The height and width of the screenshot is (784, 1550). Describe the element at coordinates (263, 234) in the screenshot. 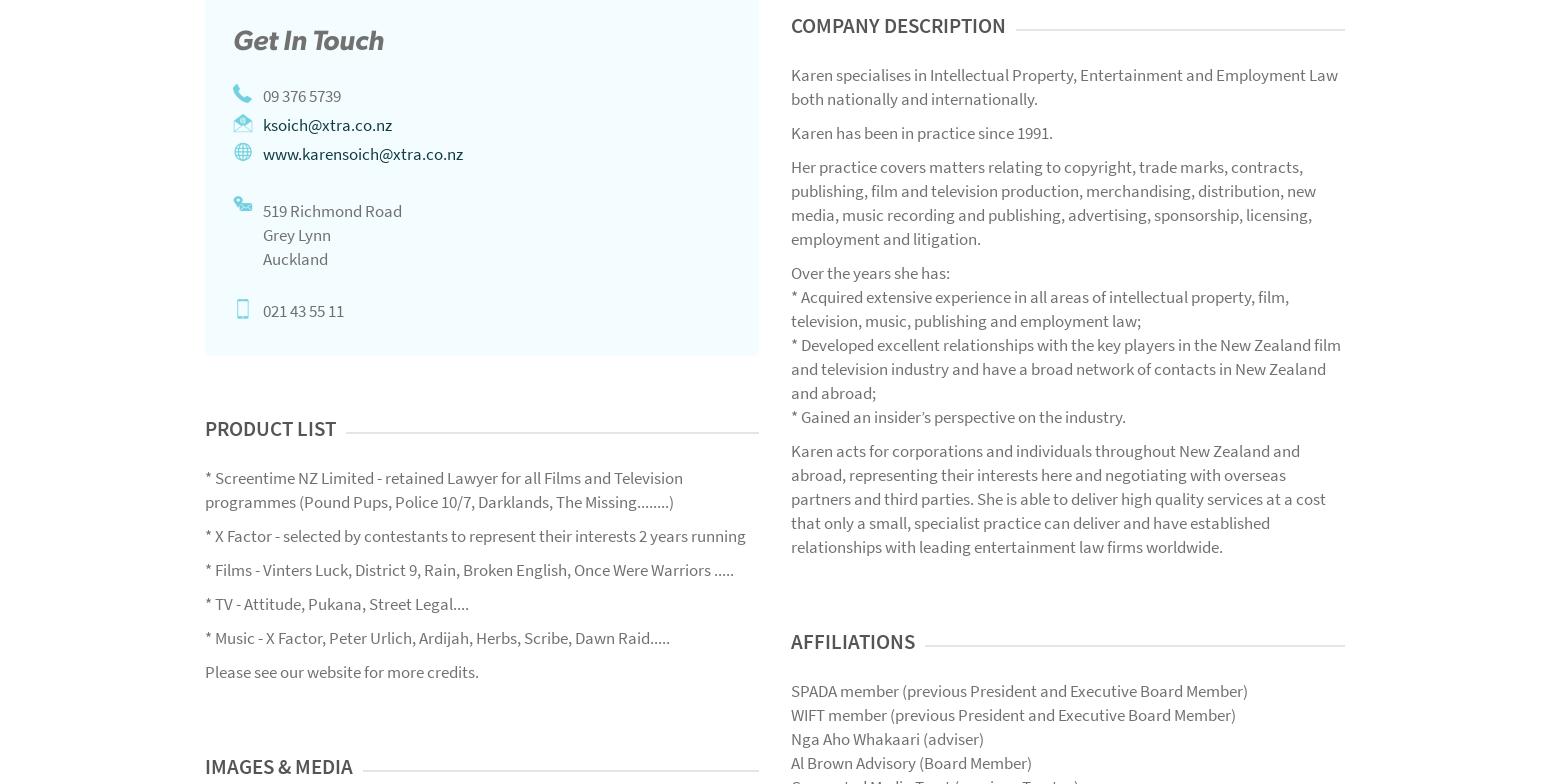

I see `'Grey Lynn'` at that location.